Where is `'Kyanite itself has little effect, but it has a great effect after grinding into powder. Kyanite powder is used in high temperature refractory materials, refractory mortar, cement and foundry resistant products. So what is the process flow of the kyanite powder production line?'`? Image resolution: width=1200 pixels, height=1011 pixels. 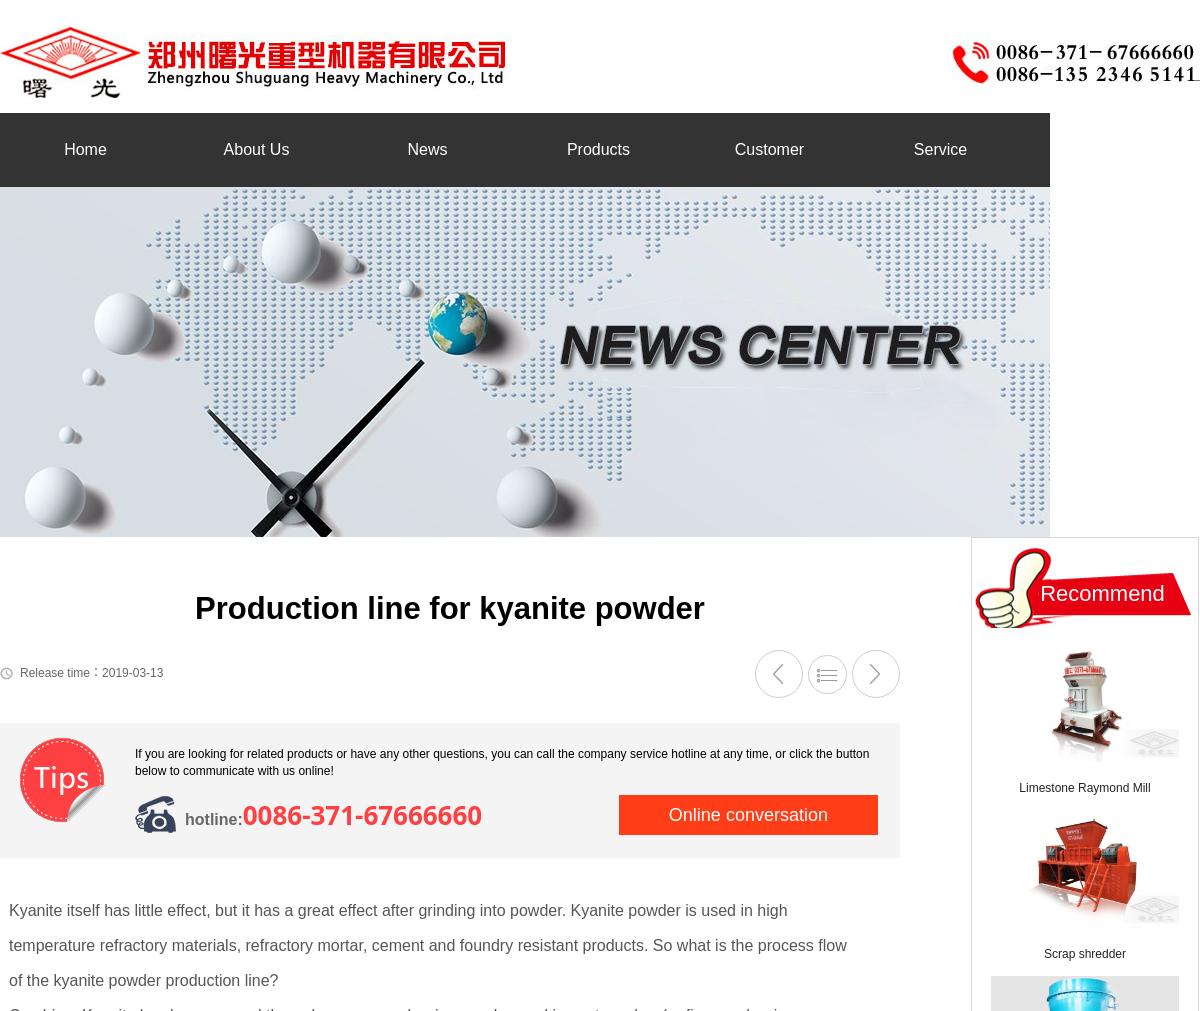
'Kyanite itself has little effect, but it has a great effect after grinding into powder. Kyanite powder is used in high temperature refractory materials, refractory mortar, cement and foundry resistant products. So what is the process flow of the kyanite powder production line?' is located at coordinates (9, 944).